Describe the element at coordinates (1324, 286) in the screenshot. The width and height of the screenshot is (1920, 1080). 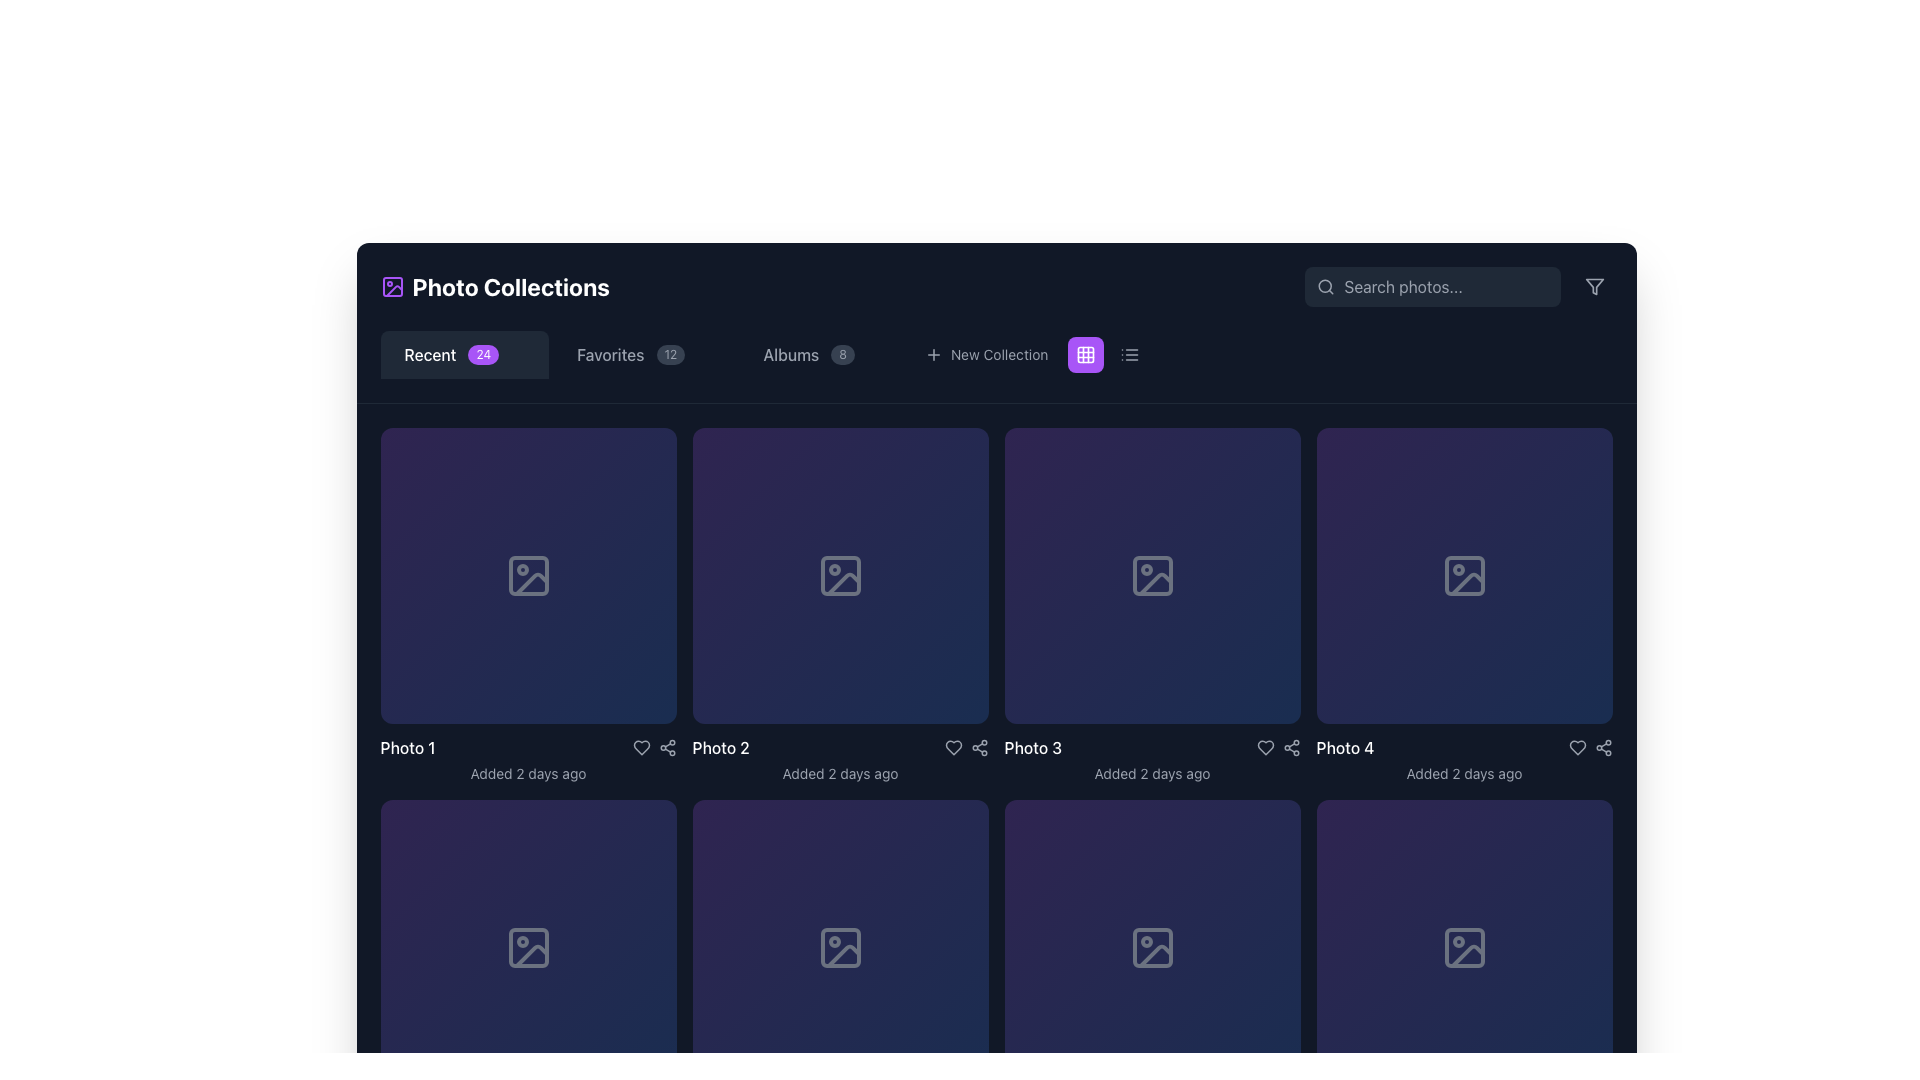
I see `the circular icon of the magnifying glass, which is part of the search functionality located in the top-right corner of the interface` at that location.